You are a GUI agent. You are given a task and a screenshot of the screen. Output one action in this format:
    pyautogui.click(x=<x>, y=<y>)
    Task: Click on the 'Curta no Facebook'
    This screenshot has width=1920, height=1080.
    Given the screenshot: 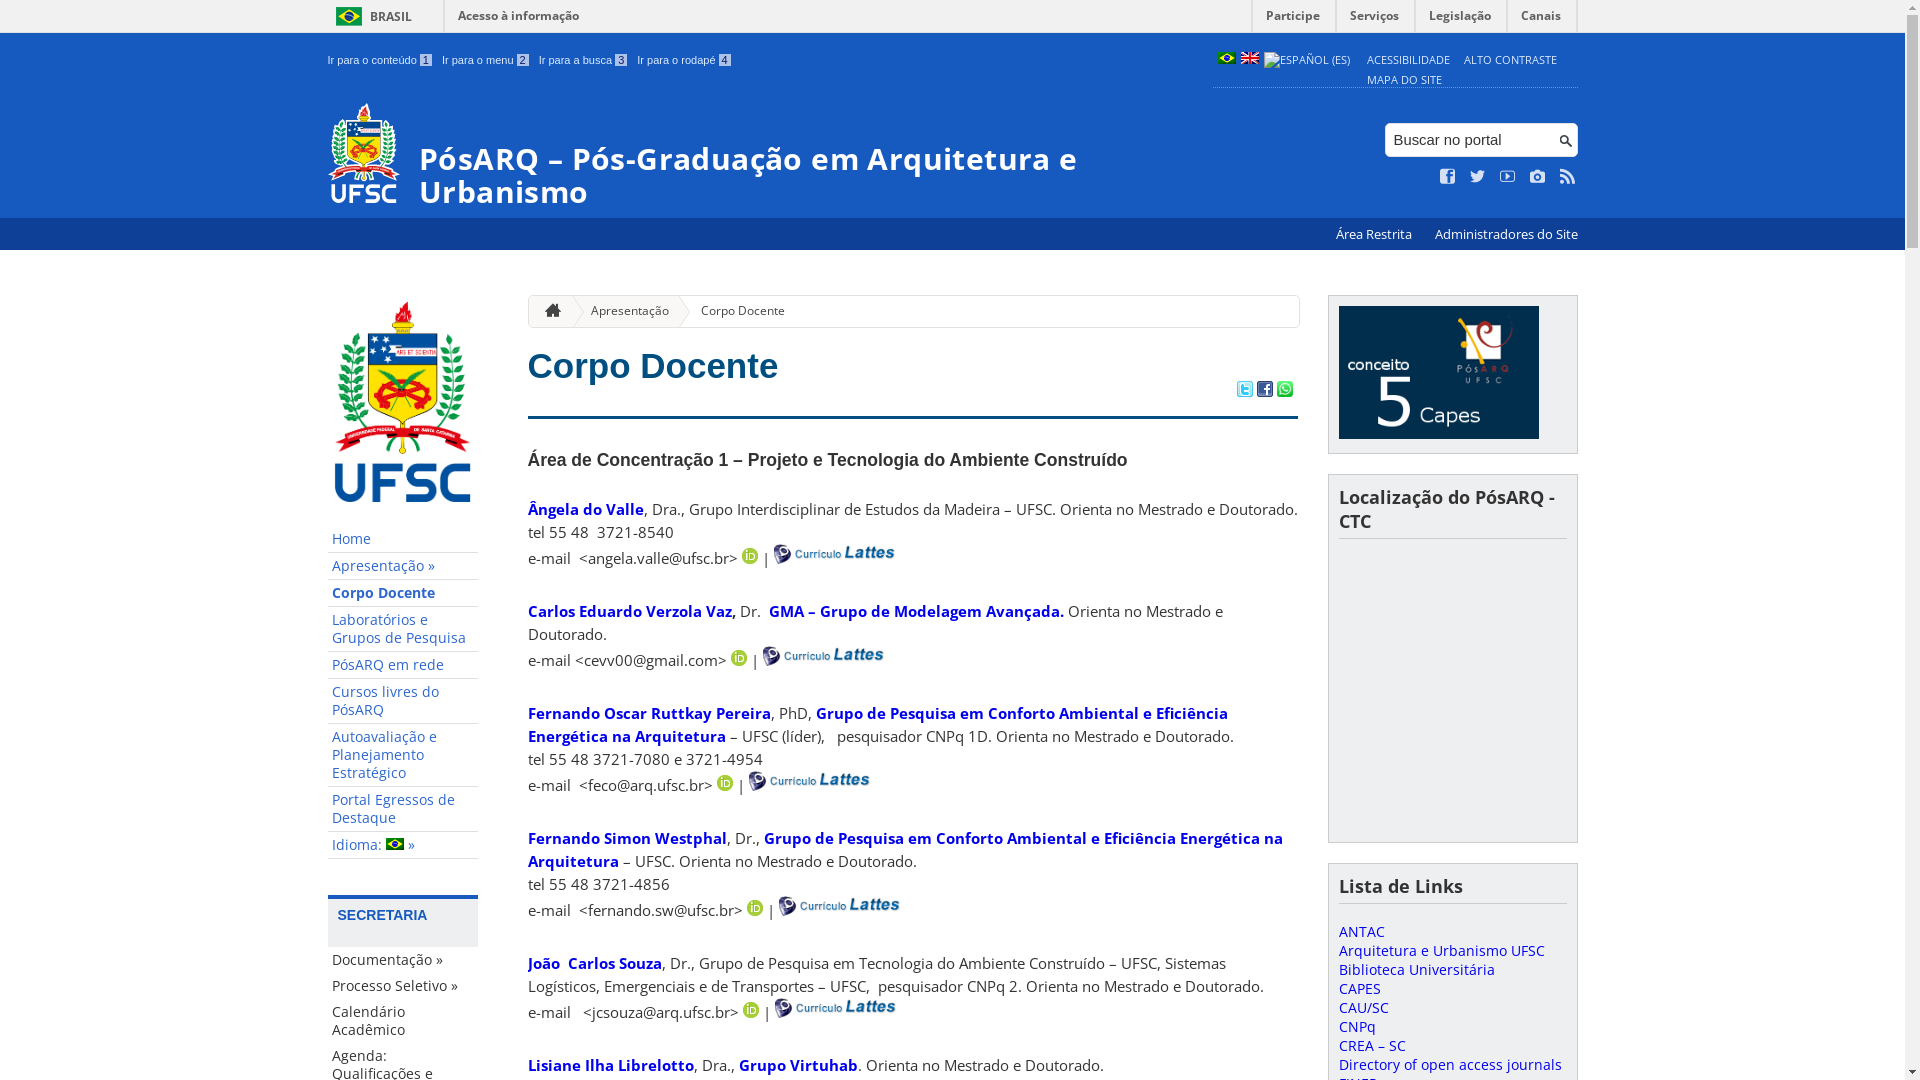 What is the action you would take?
    pyautogui.click(x=1448, y=176)
    